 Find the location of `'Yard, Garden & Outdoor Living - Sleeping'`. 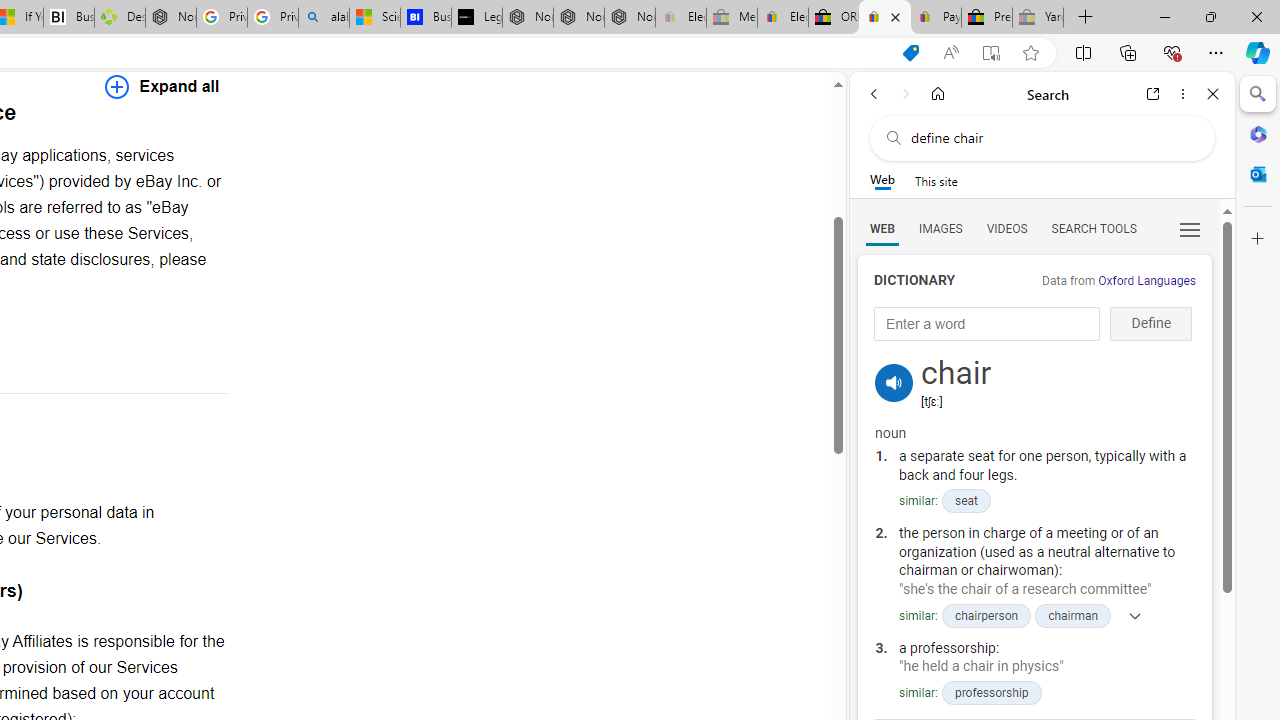

'Yard, Garden & Outdoor Living - Sleeping' is located at coordinates (1038, 17).